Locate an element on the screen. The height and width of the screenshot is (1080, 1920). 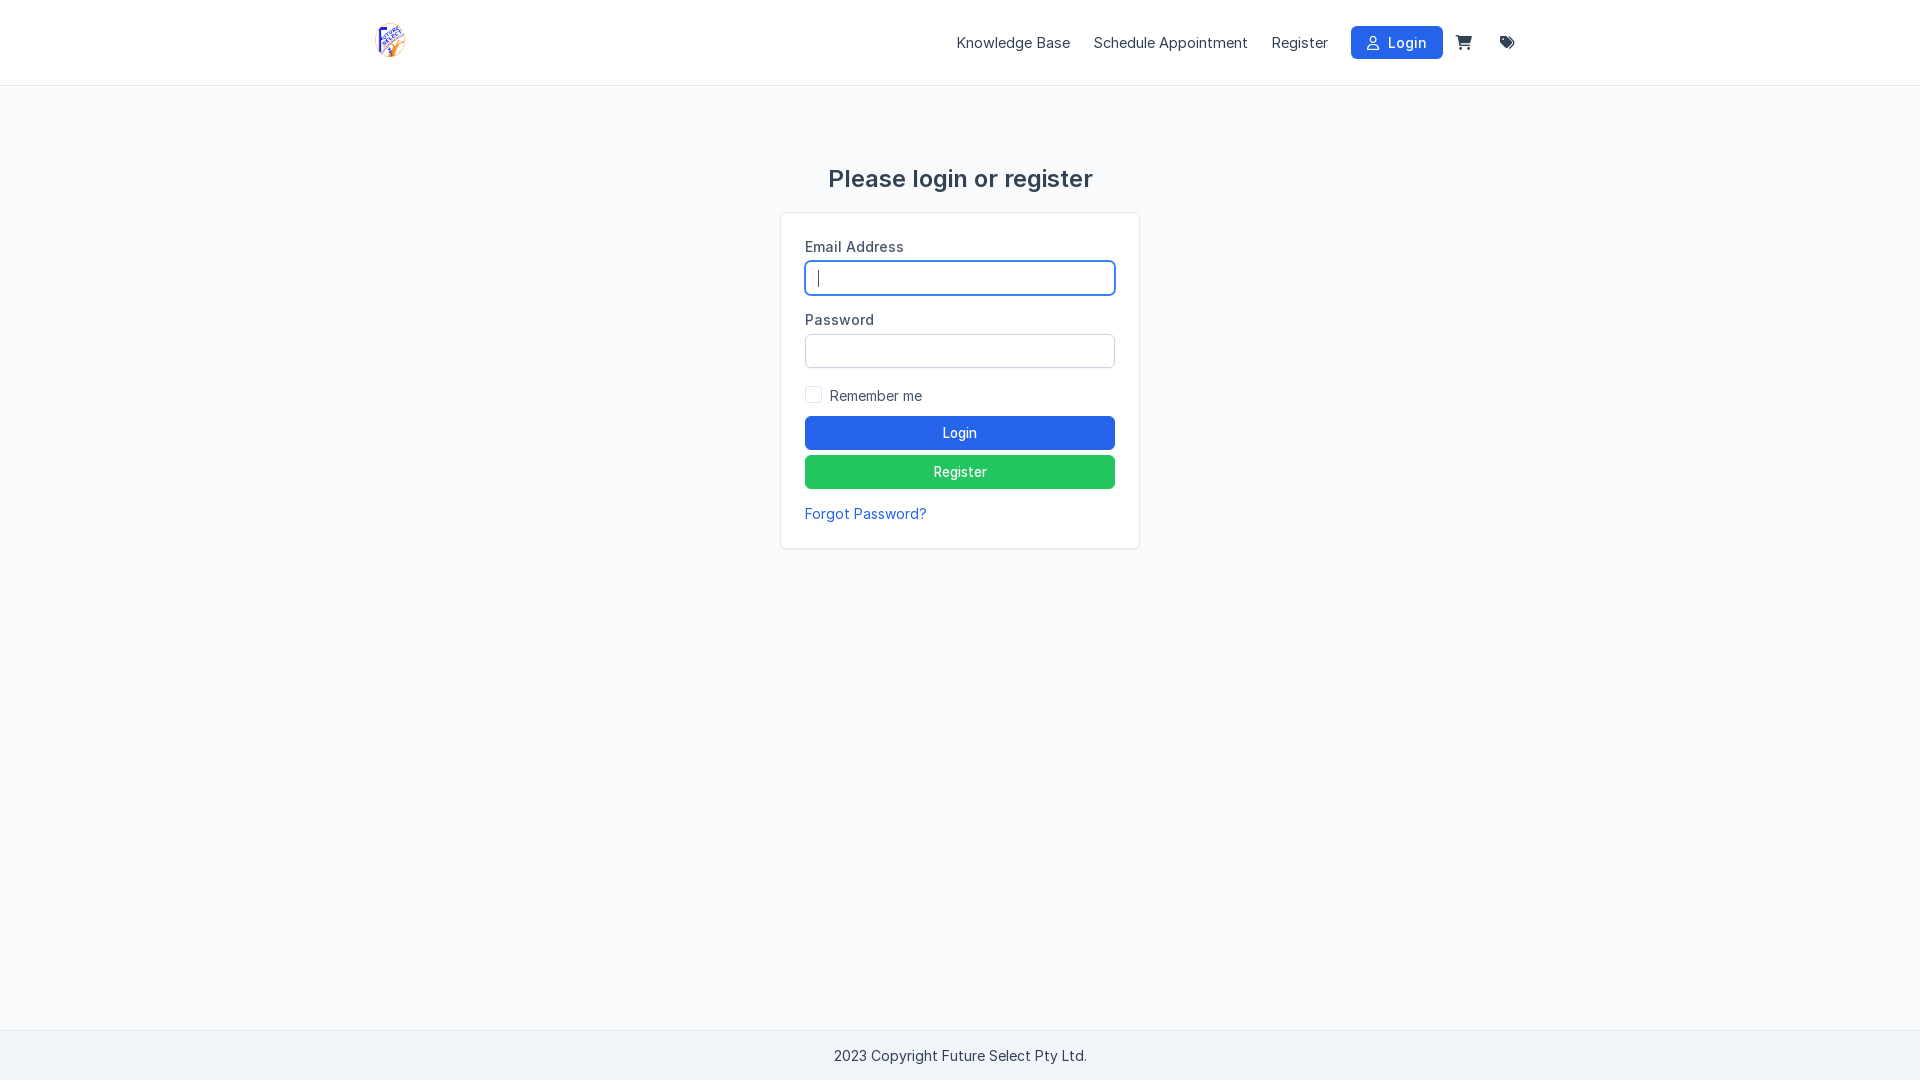
'Register' is located at coordinates (1299, 42).